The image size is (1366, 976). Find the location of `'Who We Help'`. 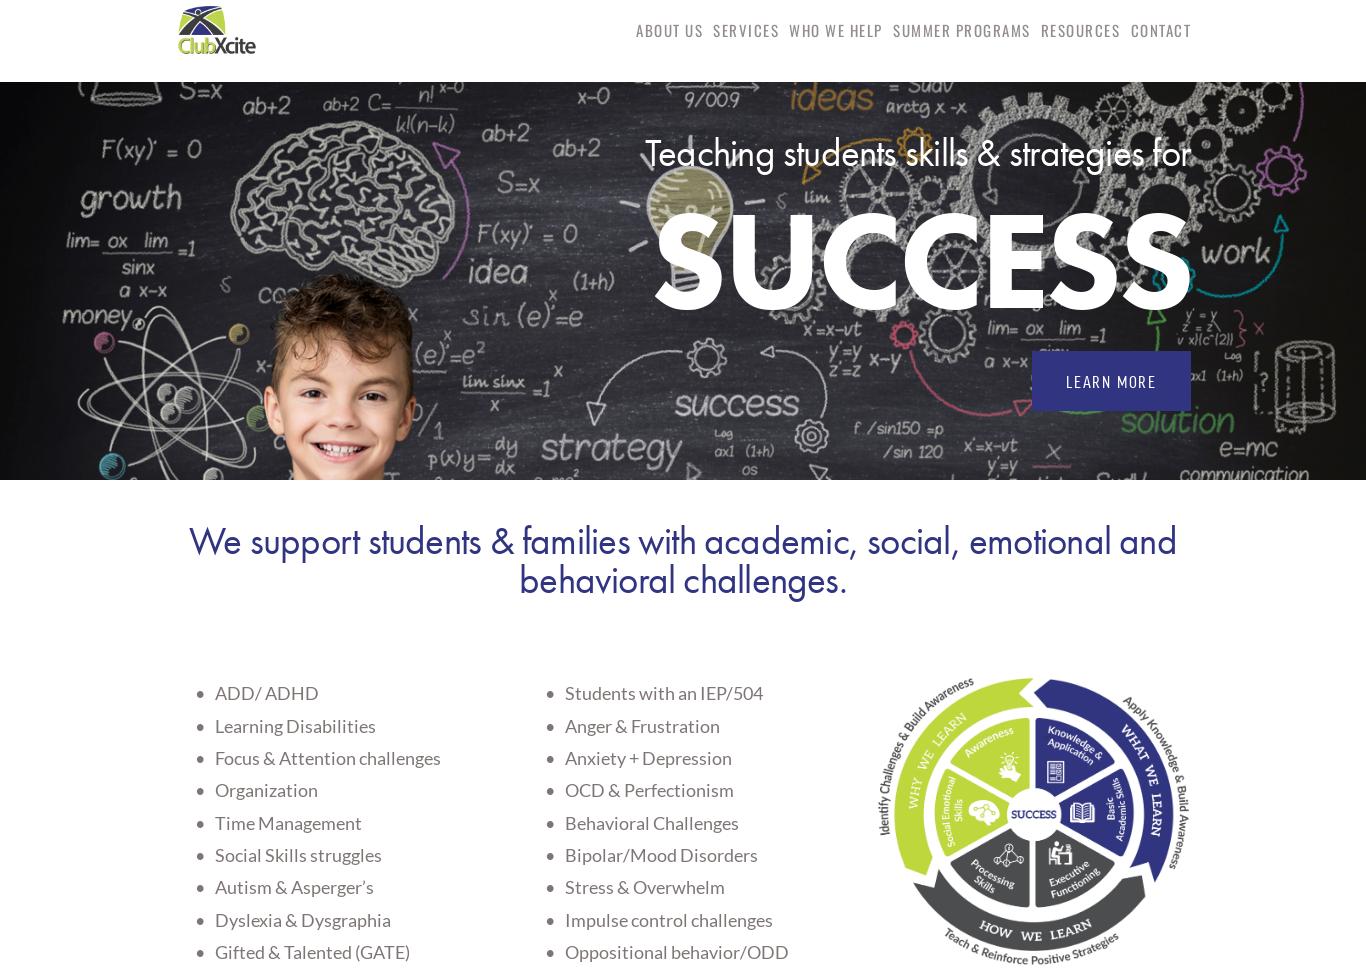

'Who We Help' is located at coordinates (834, 28).